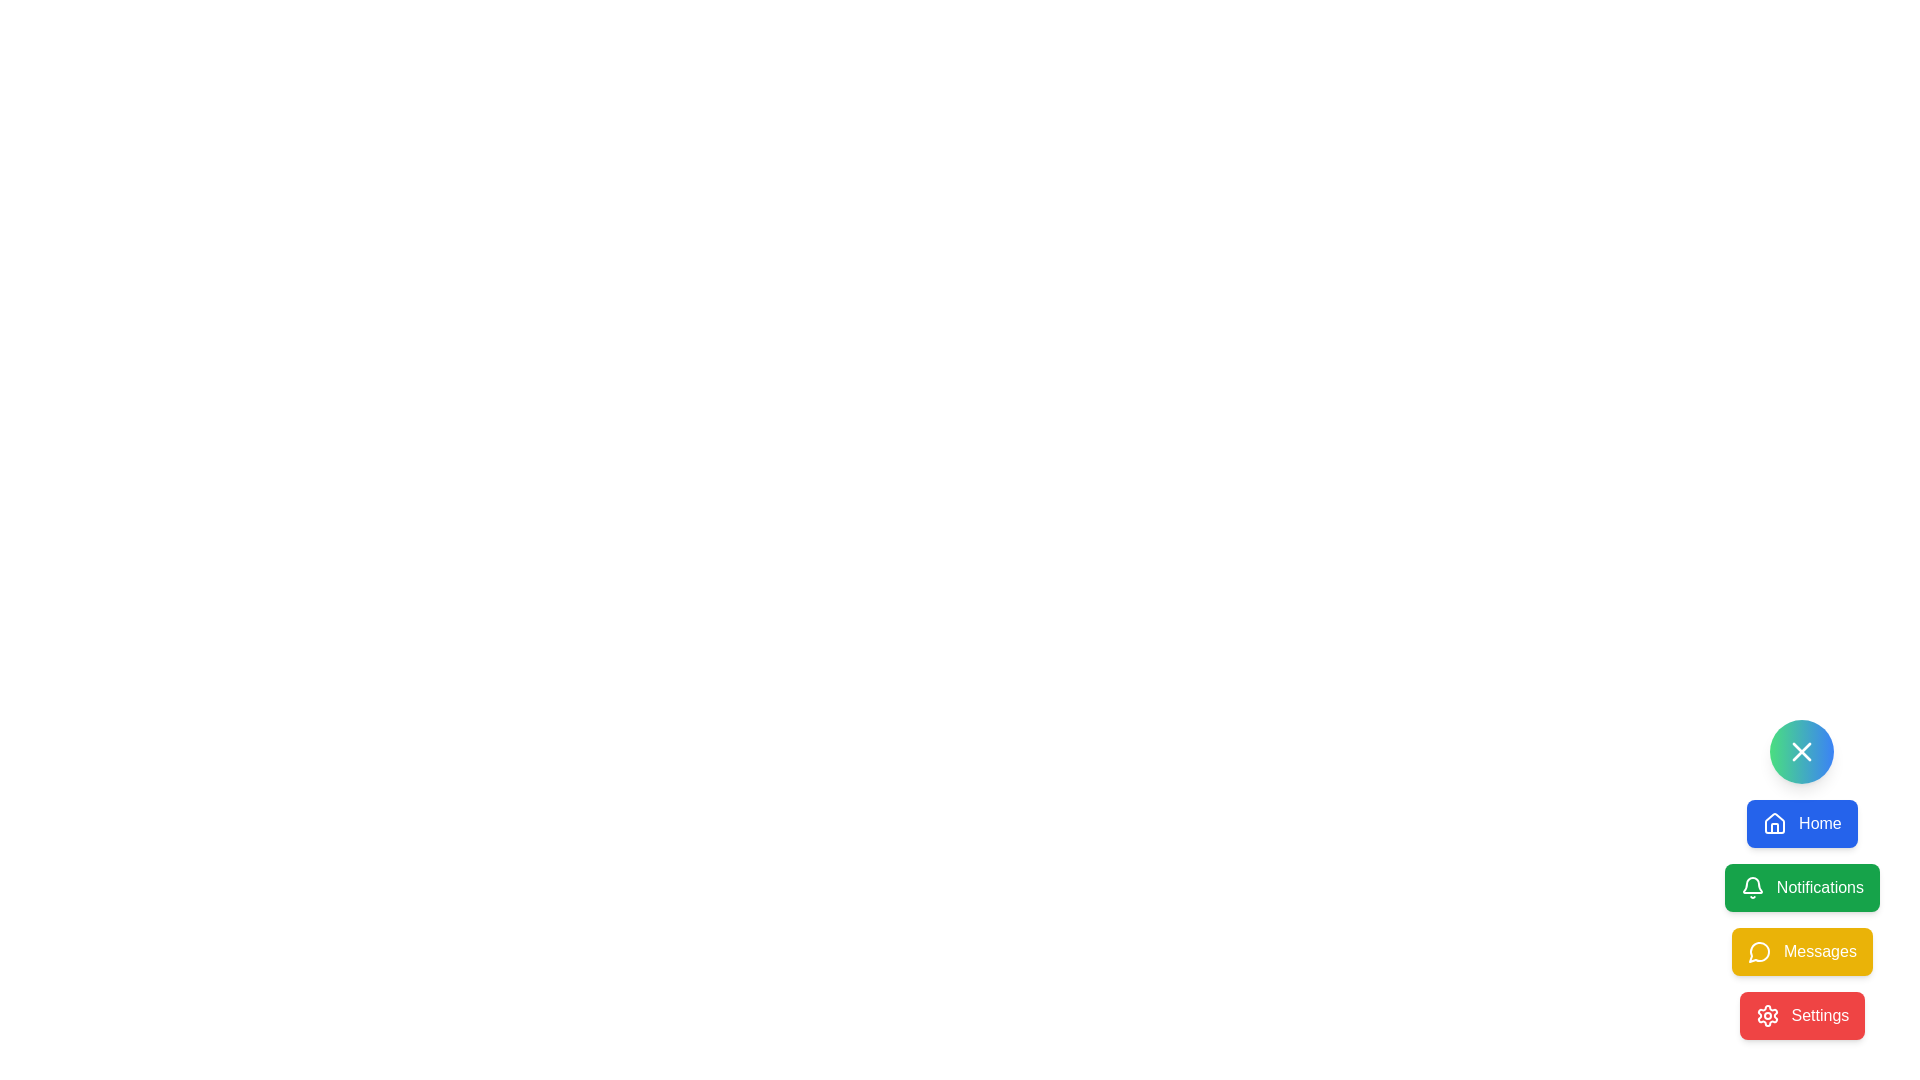 This screenshot has height=1080, width=1920. I want to click on the 'Home' button, which is a rectangular button with rounded corners, a blue background, and a white house icon on the left side, so click(1802, 824).